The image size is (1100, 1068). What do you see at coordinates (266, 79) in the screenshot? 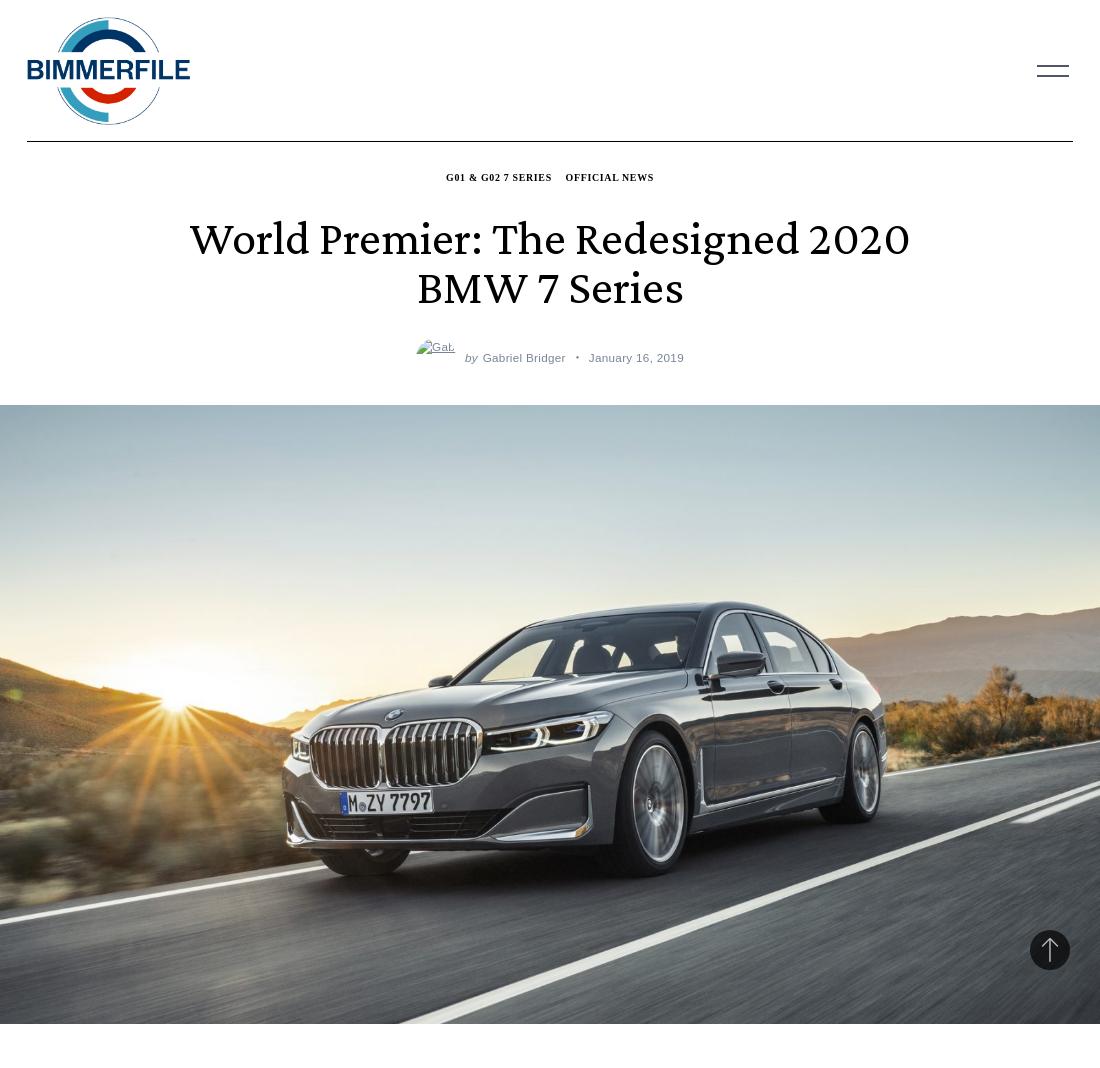
I see `'4 Series'` at bounding box center [266, 79].